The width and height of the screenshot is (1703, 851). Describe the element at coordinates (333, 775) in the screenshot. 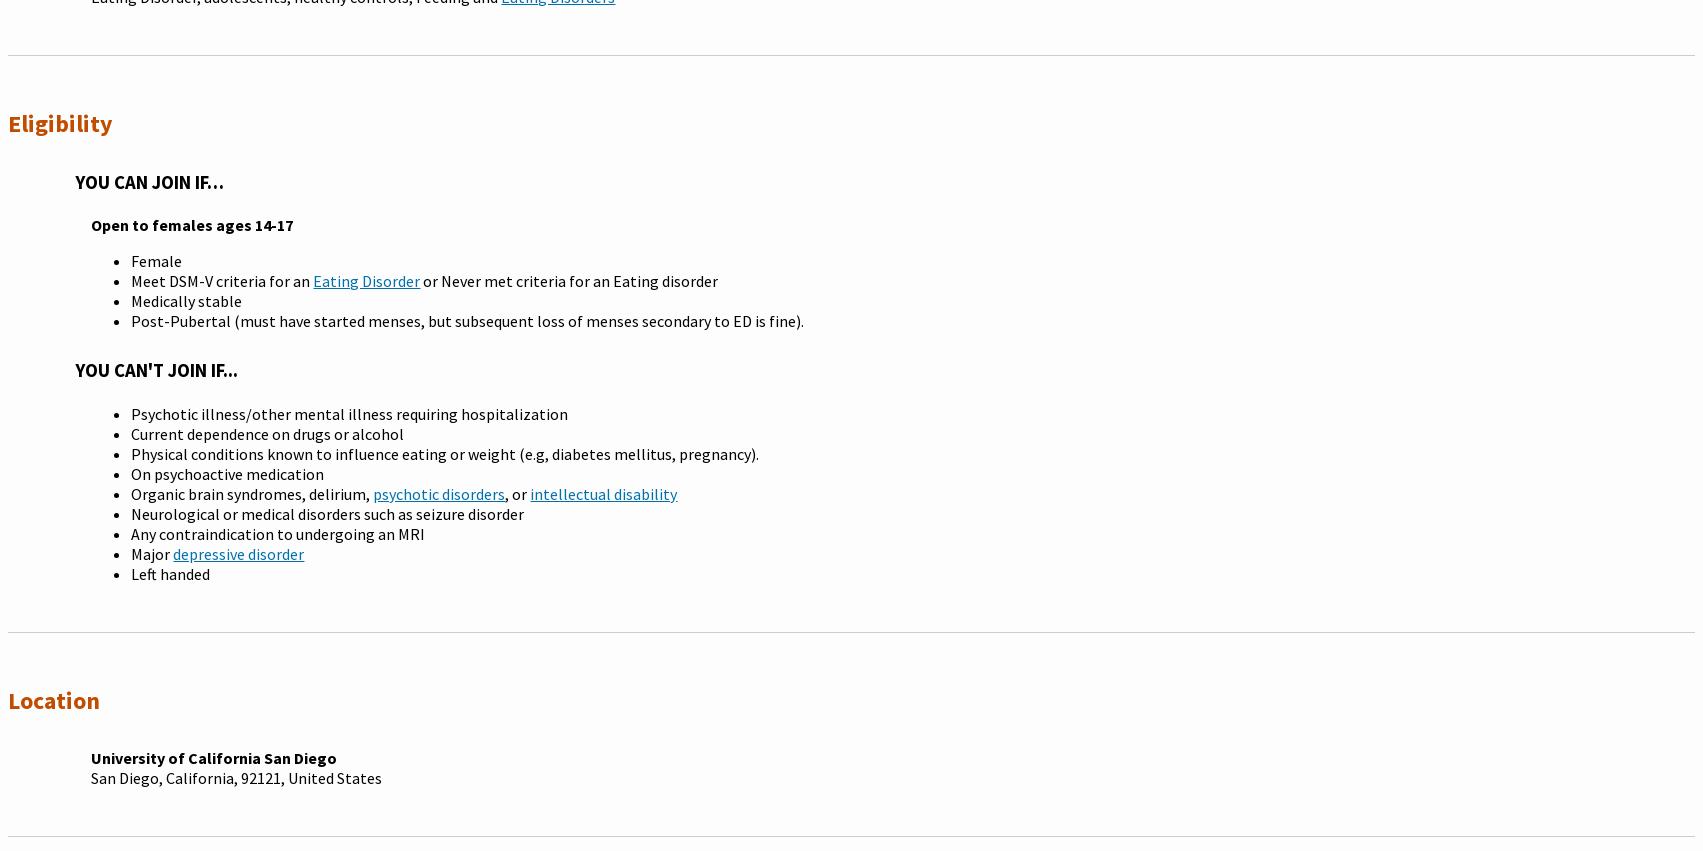

I see `'United States'` at that location.